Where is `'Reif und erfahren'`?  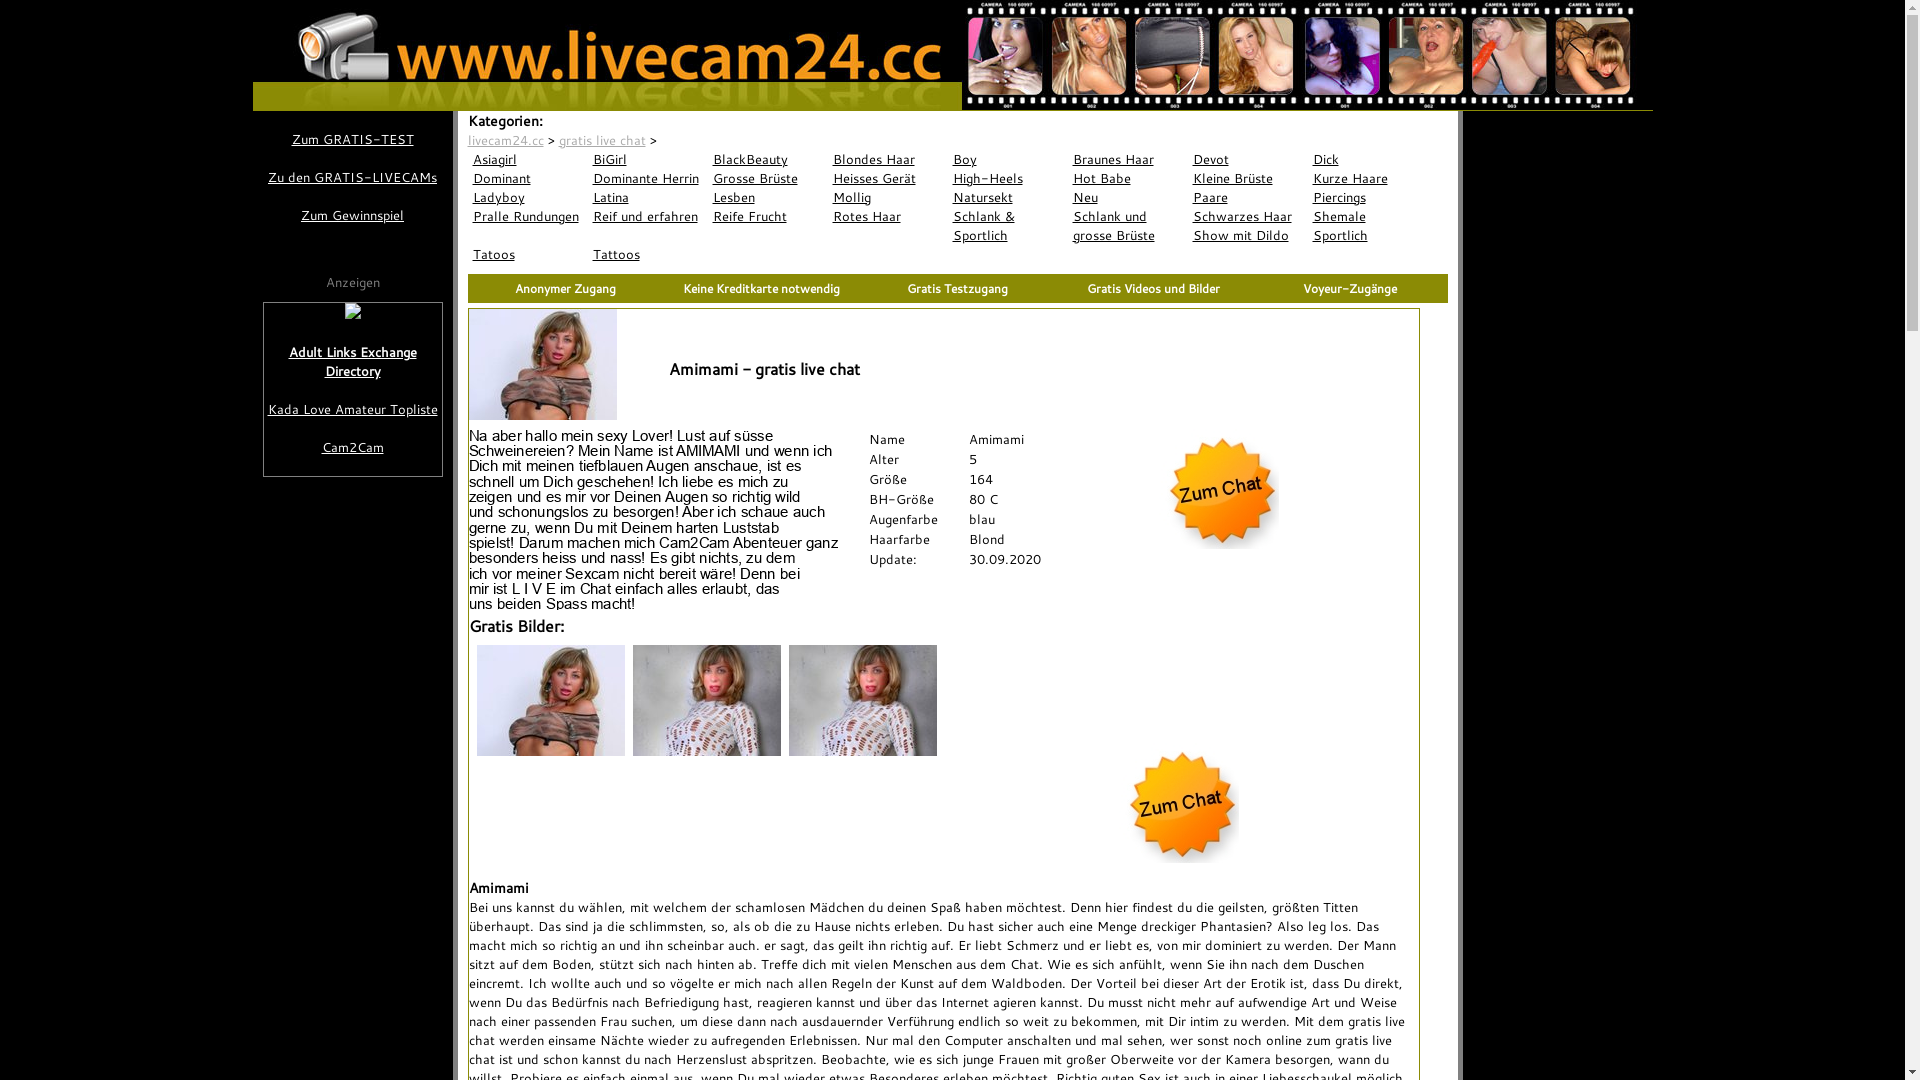 'Reif und erfahren' is located at coordinates (648, 216).